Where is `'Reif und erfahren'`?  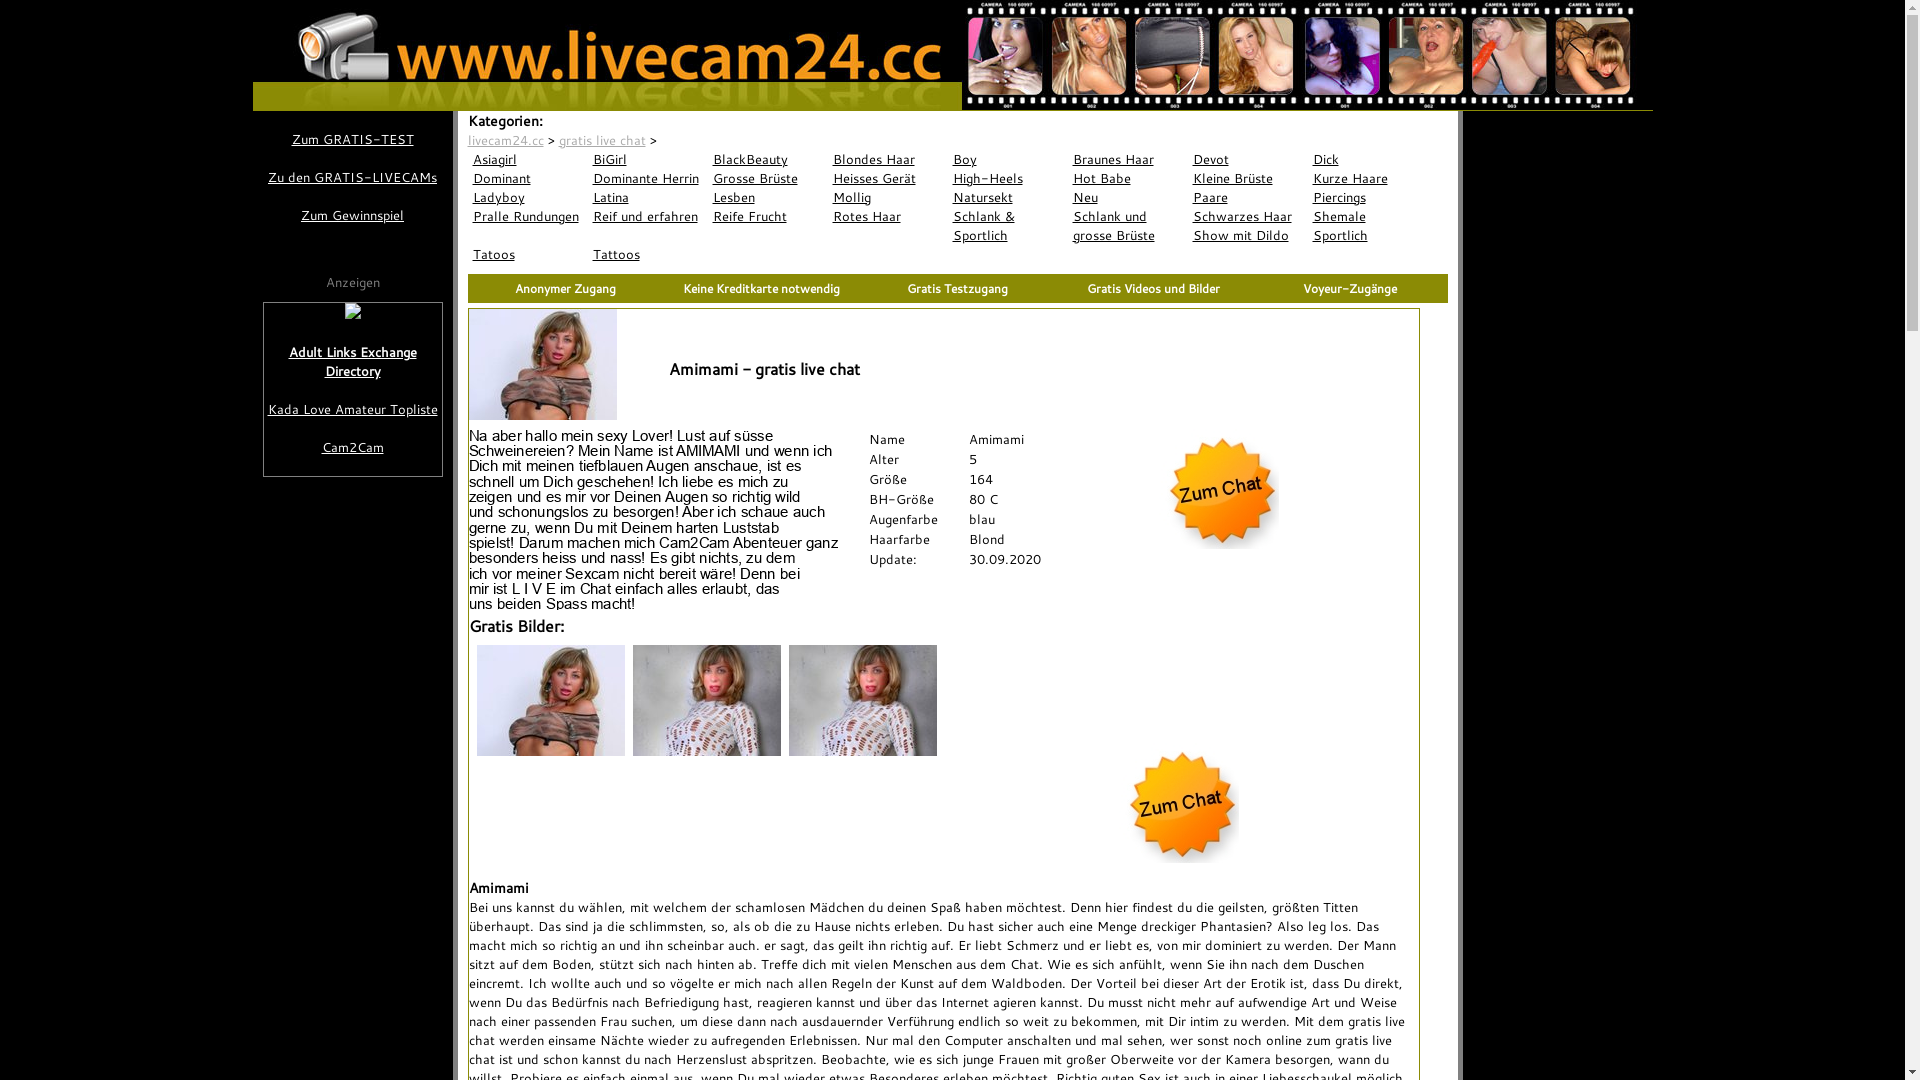 'Reif und erfahren' is located at coordinates (648, 216).